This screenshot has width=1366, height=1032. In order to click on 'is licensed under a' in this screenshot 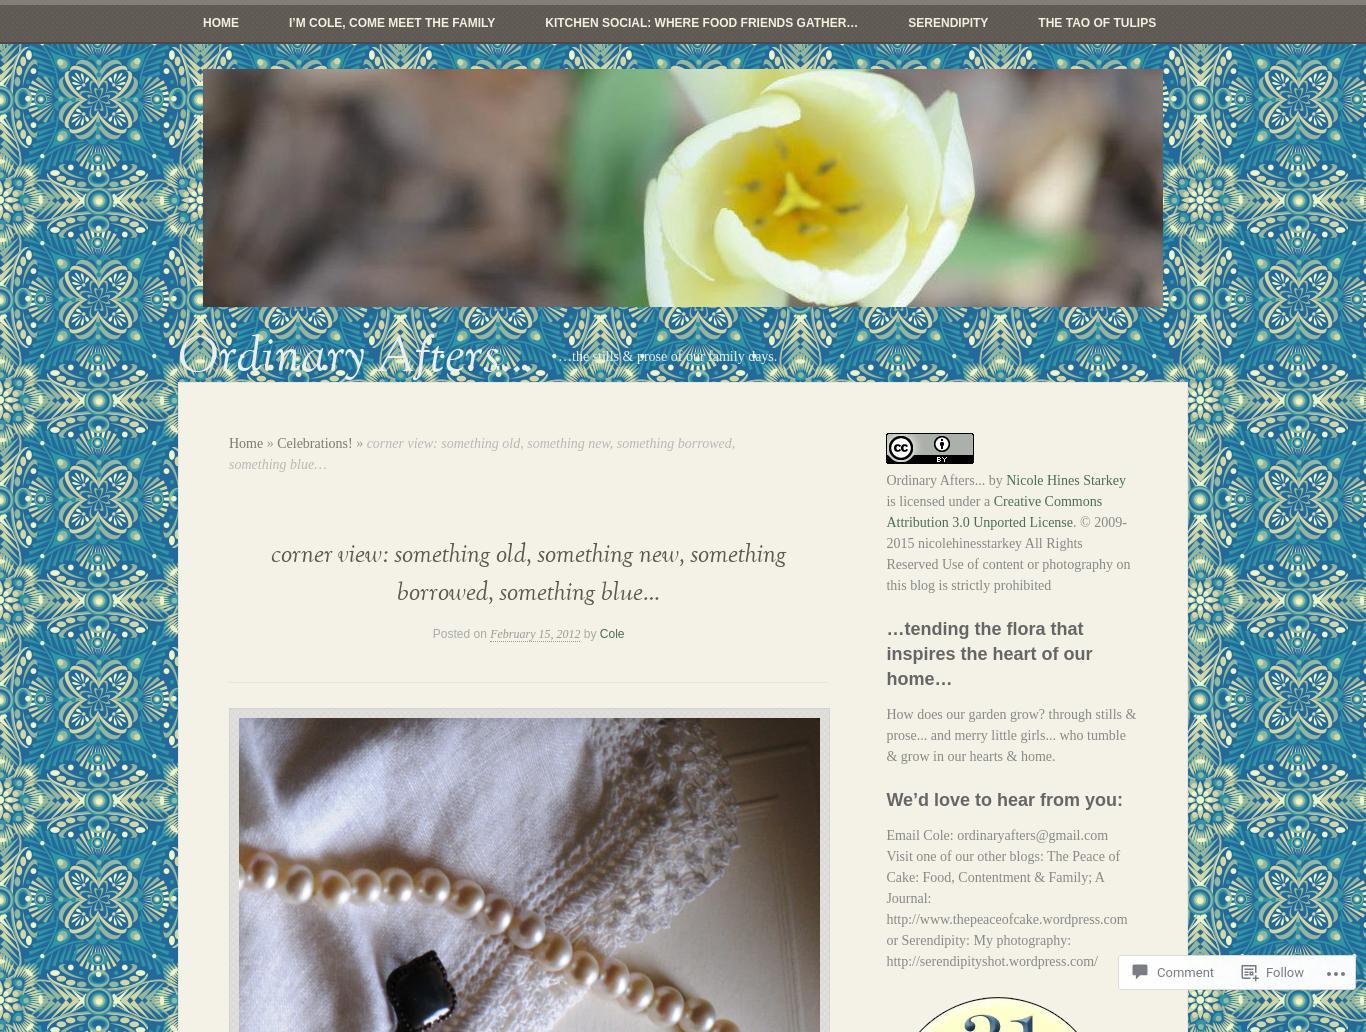, I will do `click(939, 500)`.